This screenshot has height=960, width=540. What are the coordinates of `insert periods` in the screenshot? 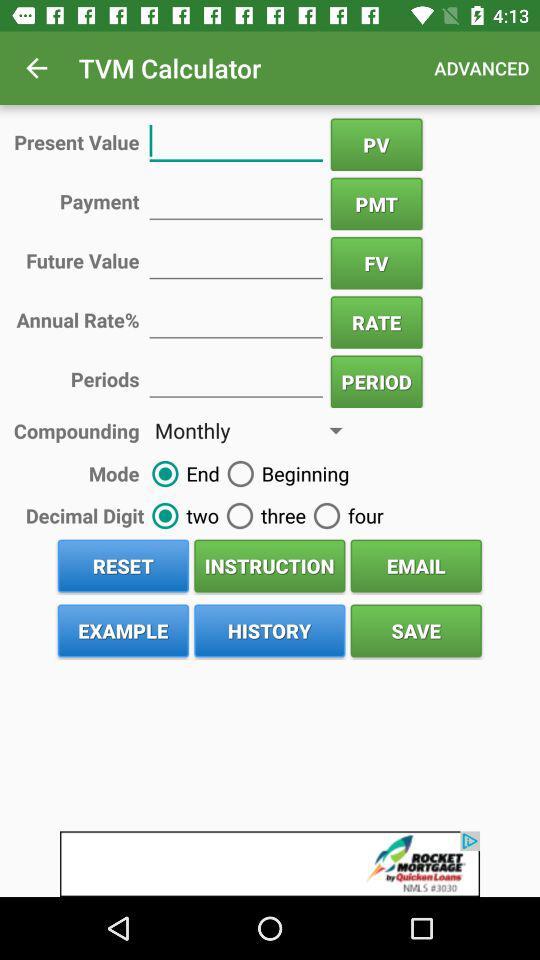 It's located at (235, 377).